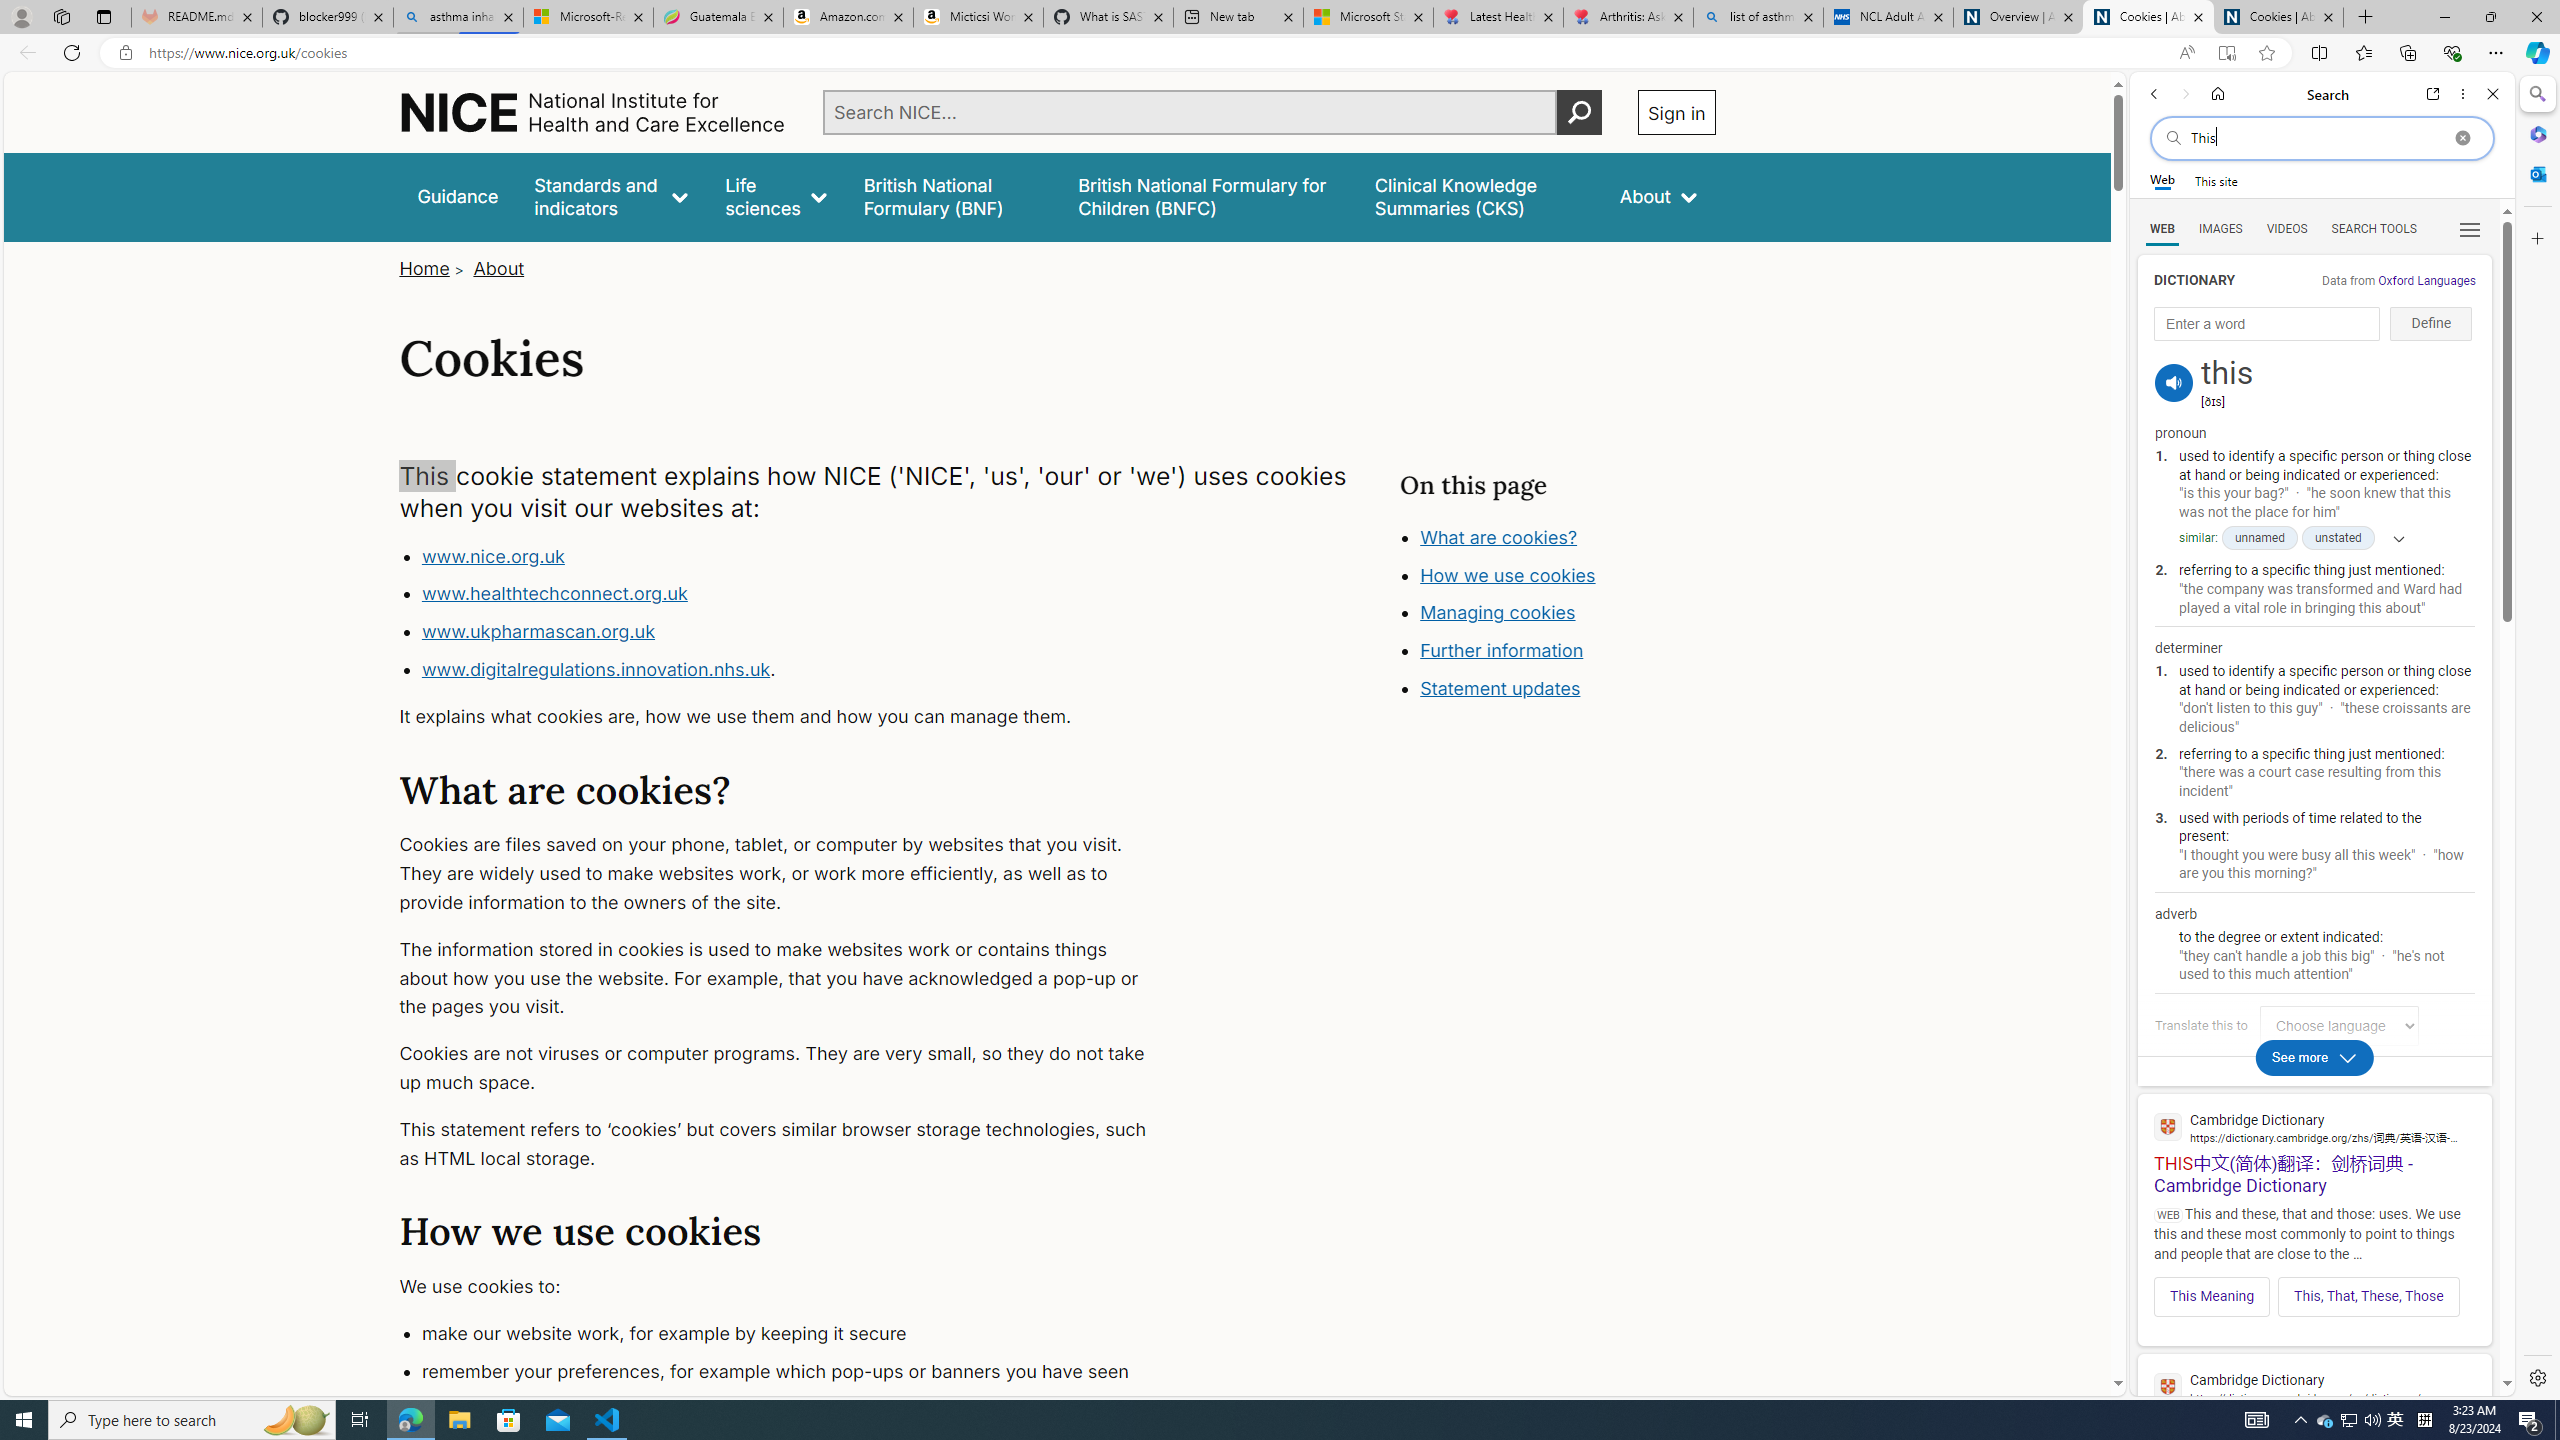 The height and width of the screenshot is (1440, 2560). Describe the element at coordinates (2266, 323) in the screenshot. I see `'Enter a word'` at that location.